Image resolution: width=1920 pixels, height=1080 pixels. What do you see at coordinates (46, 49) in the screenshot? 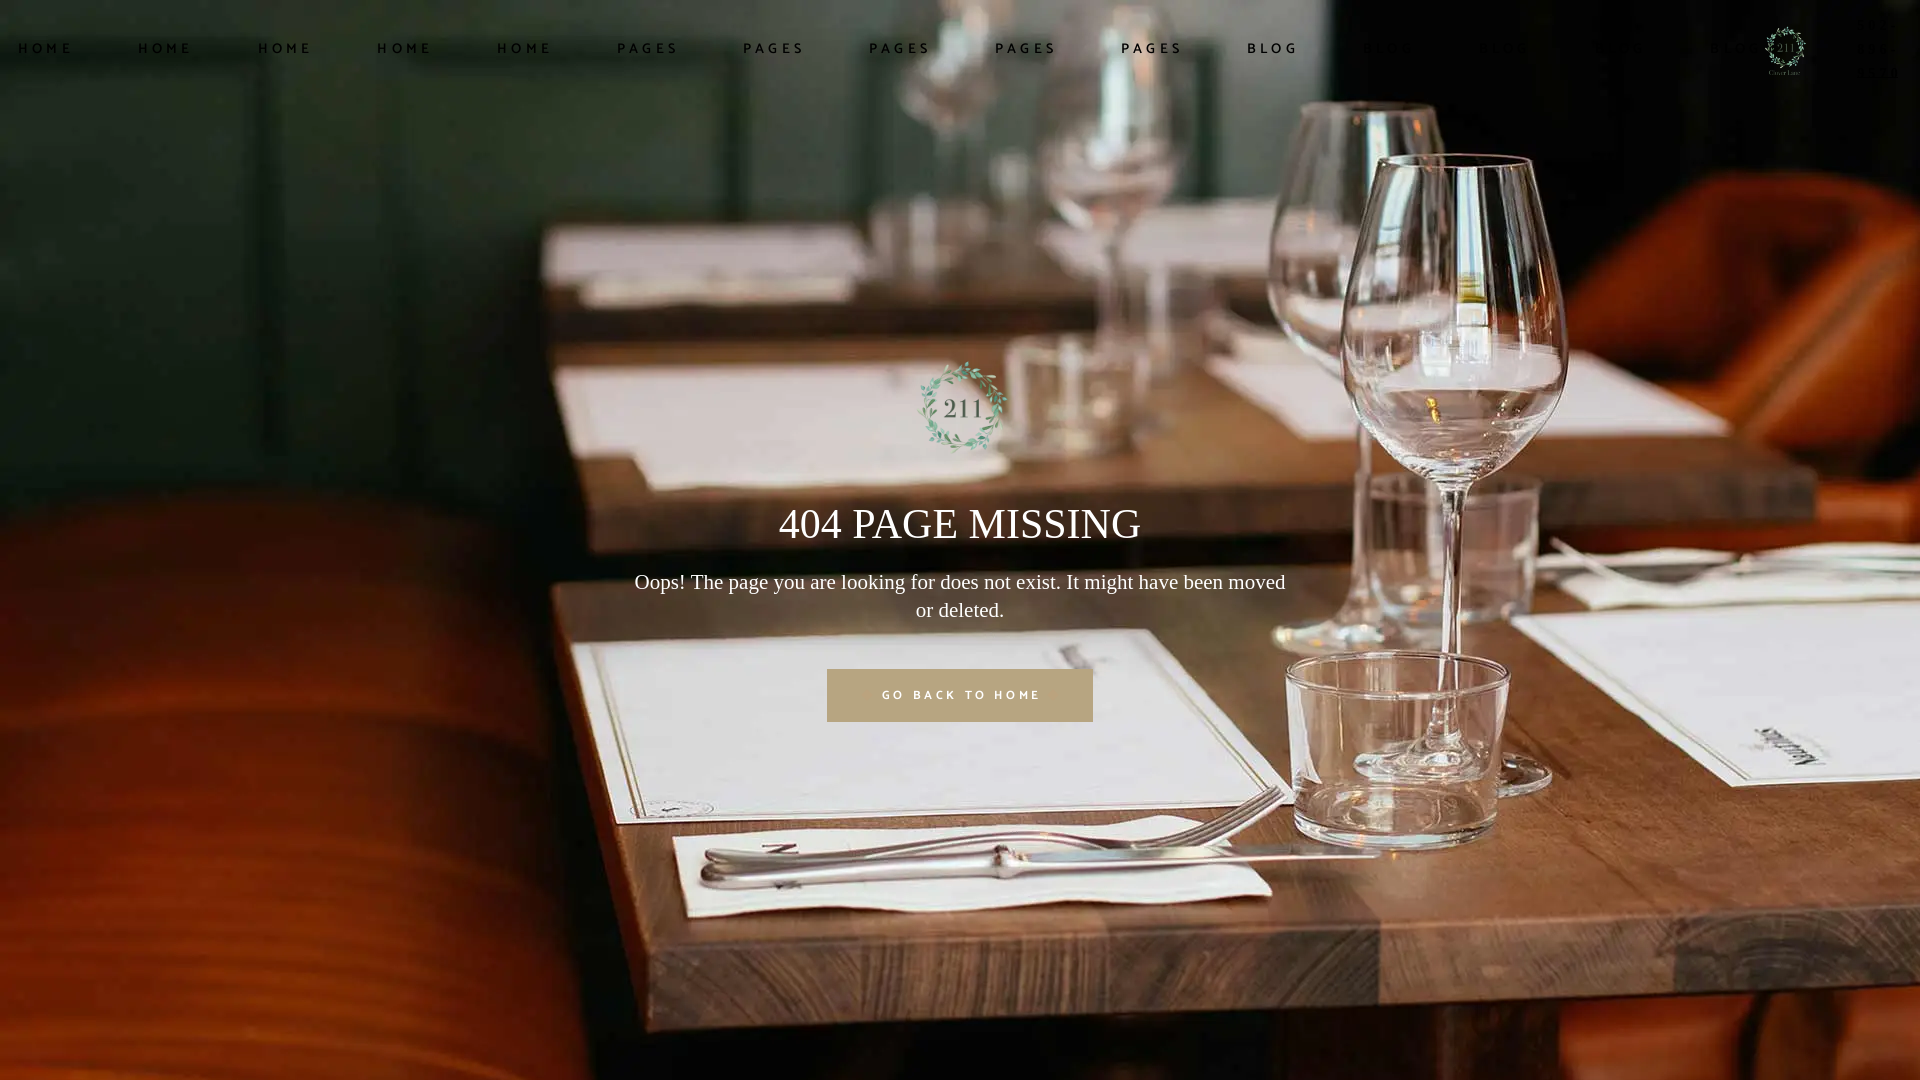
I see `'HOME'` at bounding box center [46, 49].